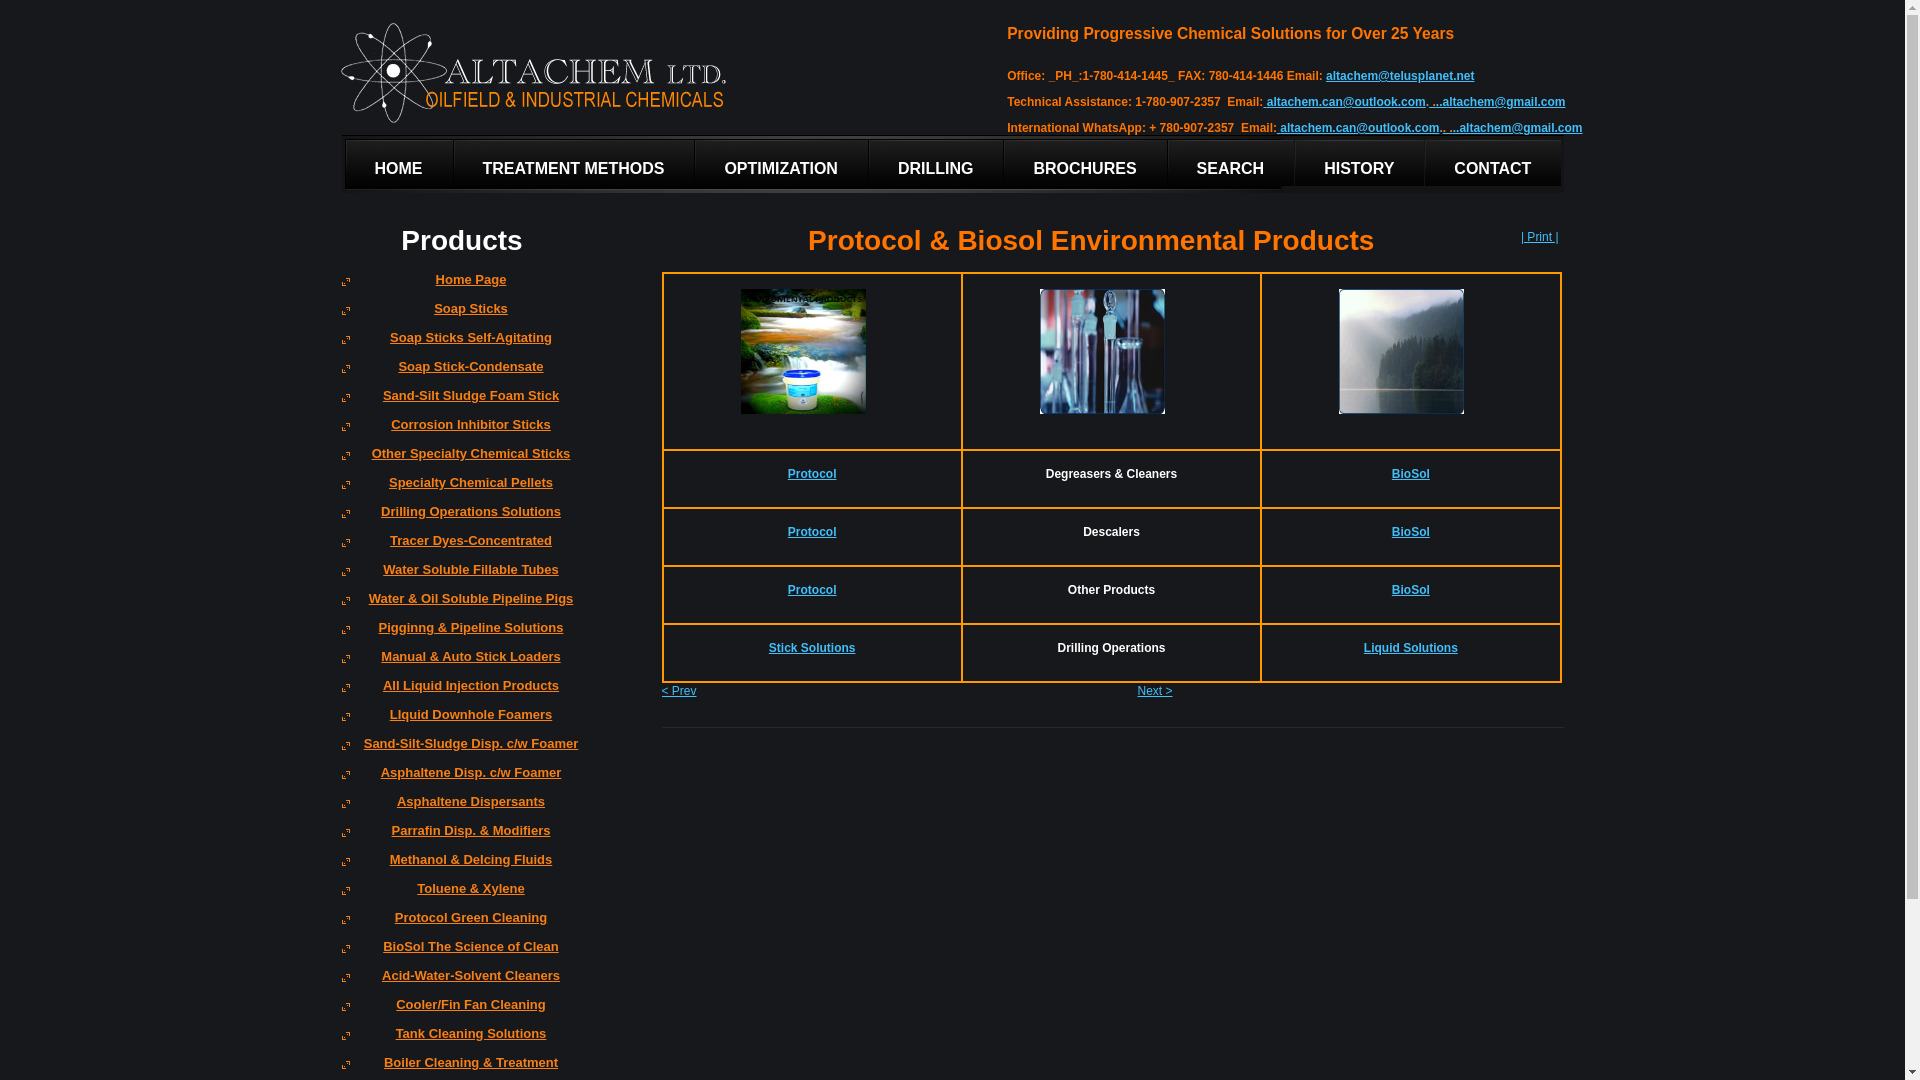  What do you see at coordinates (461, 1039) in the screenshot?
I see `'Tank Cleaning Solutions'` at bounding box center [461, 1039].